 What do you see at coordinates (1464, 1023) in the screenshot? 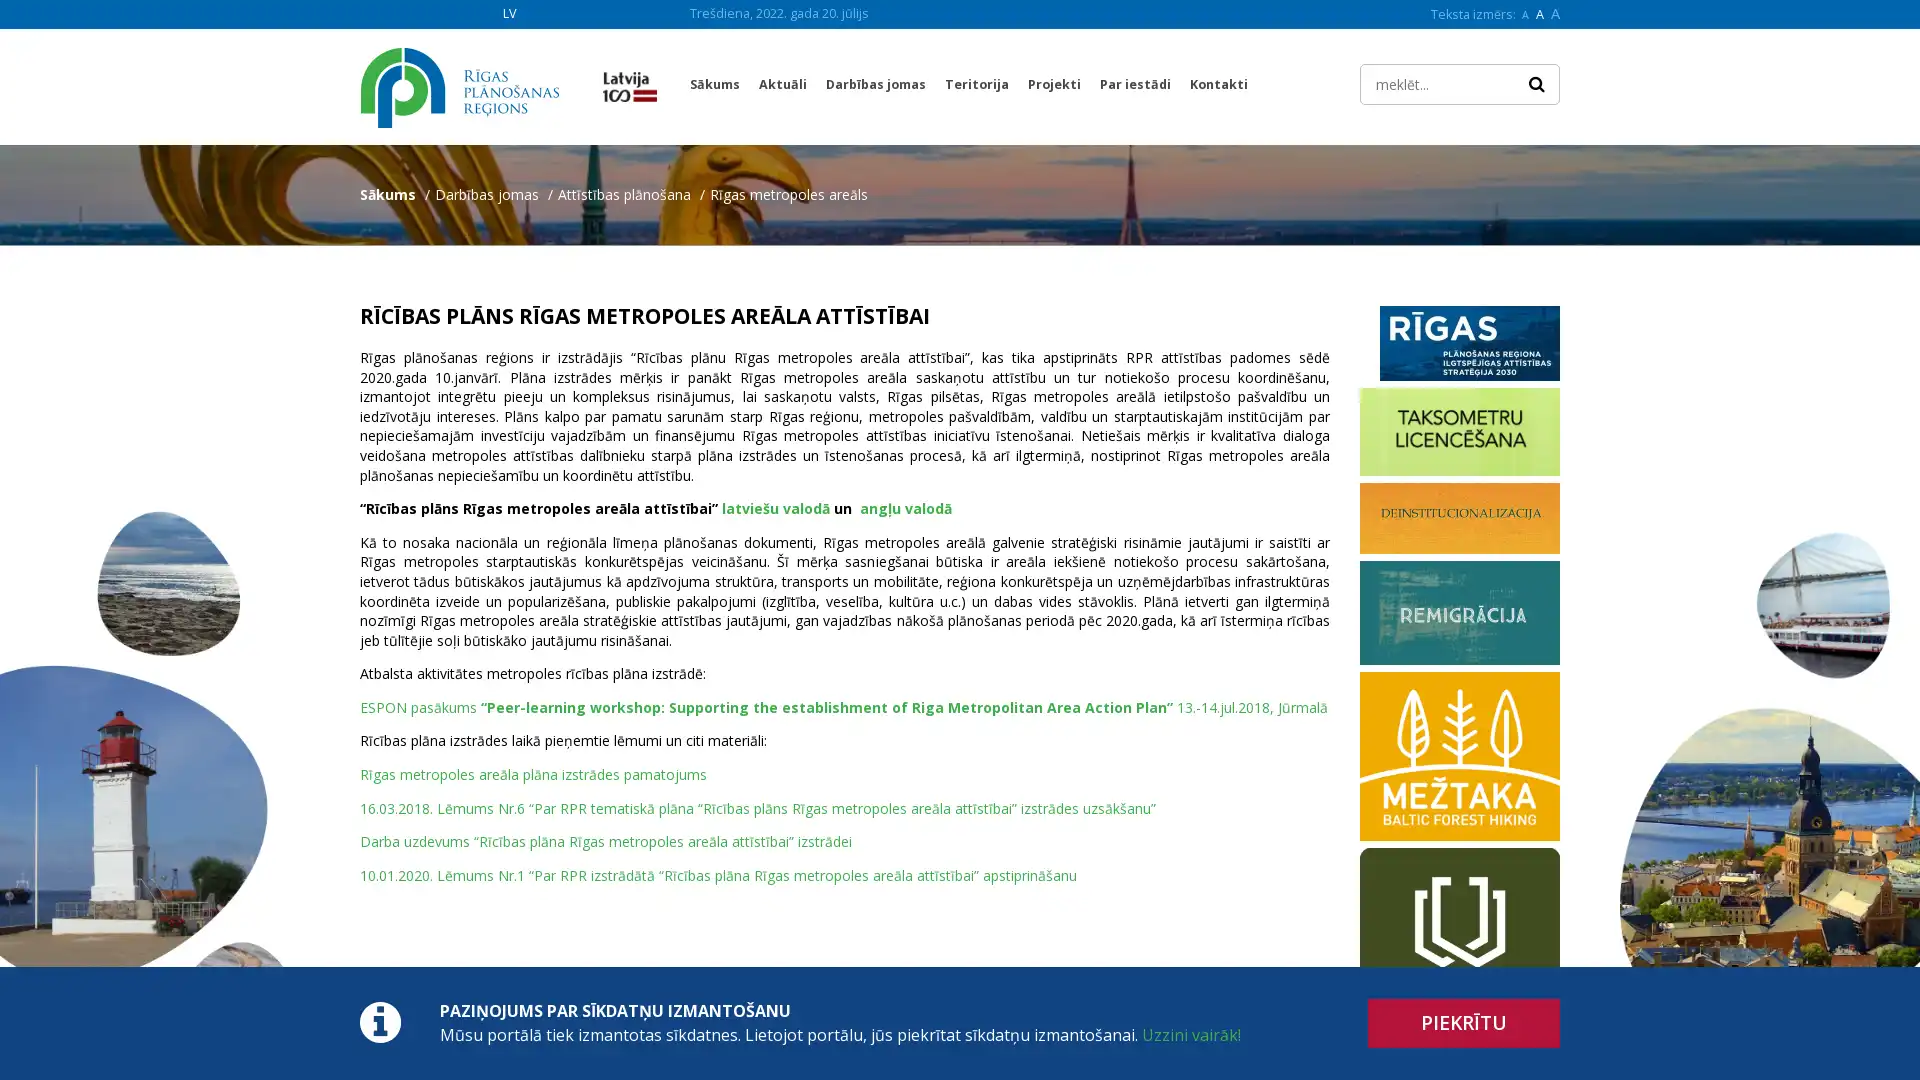
I see `PIEKRITU` at bounding box center [1464, 1023].